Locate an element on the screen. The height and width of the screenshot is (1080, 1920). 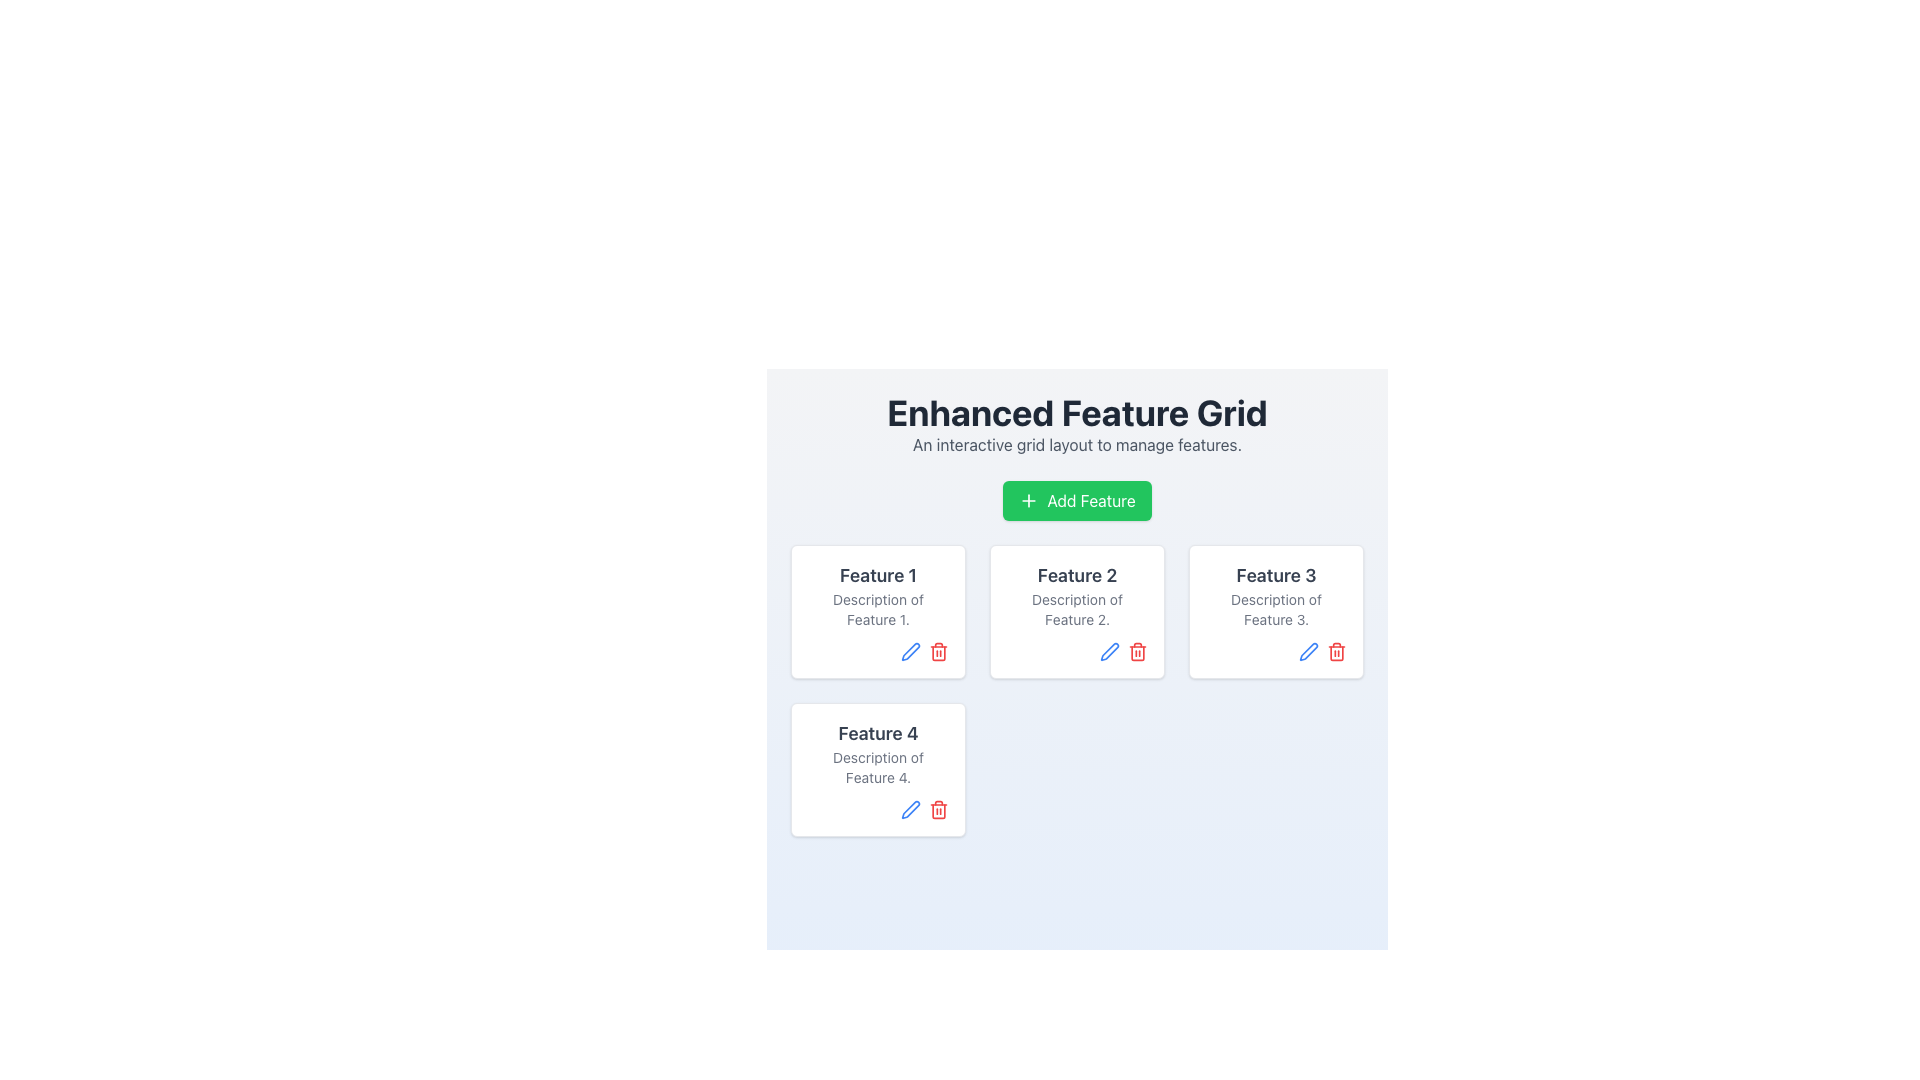
text content of the Text Label serving as the title for 'Feature 1' in the top-left quadrant of the grid layout is located at coordinates (878, 575).